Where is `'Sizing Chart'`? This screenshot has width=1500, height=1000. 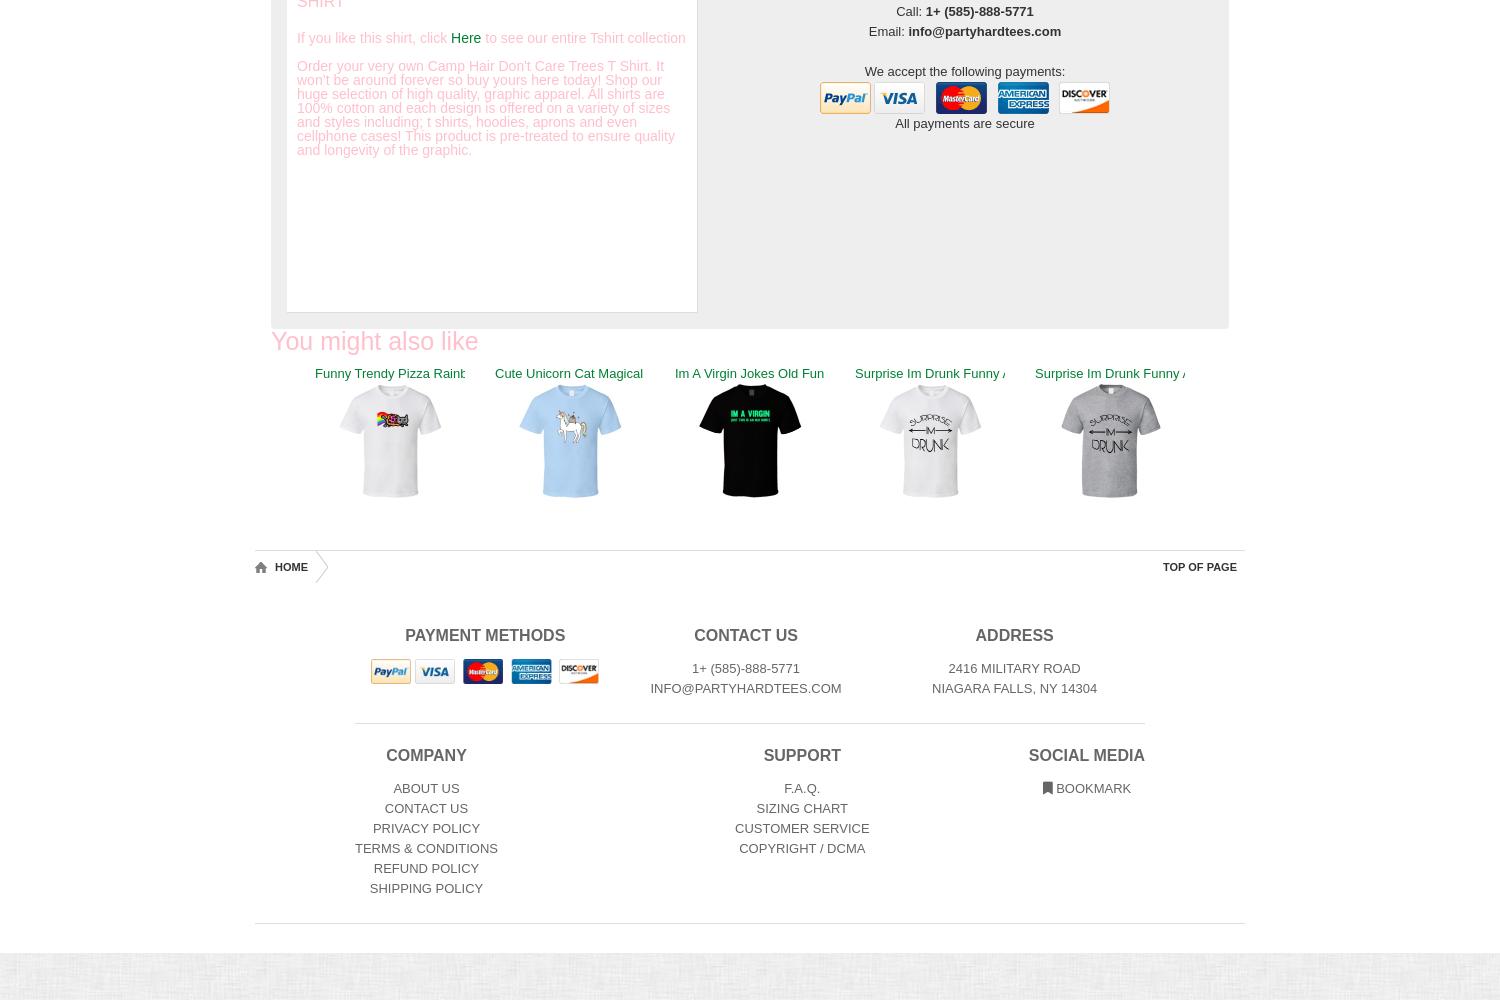
'Sizing Chart' is located at coordinates (802, 808).